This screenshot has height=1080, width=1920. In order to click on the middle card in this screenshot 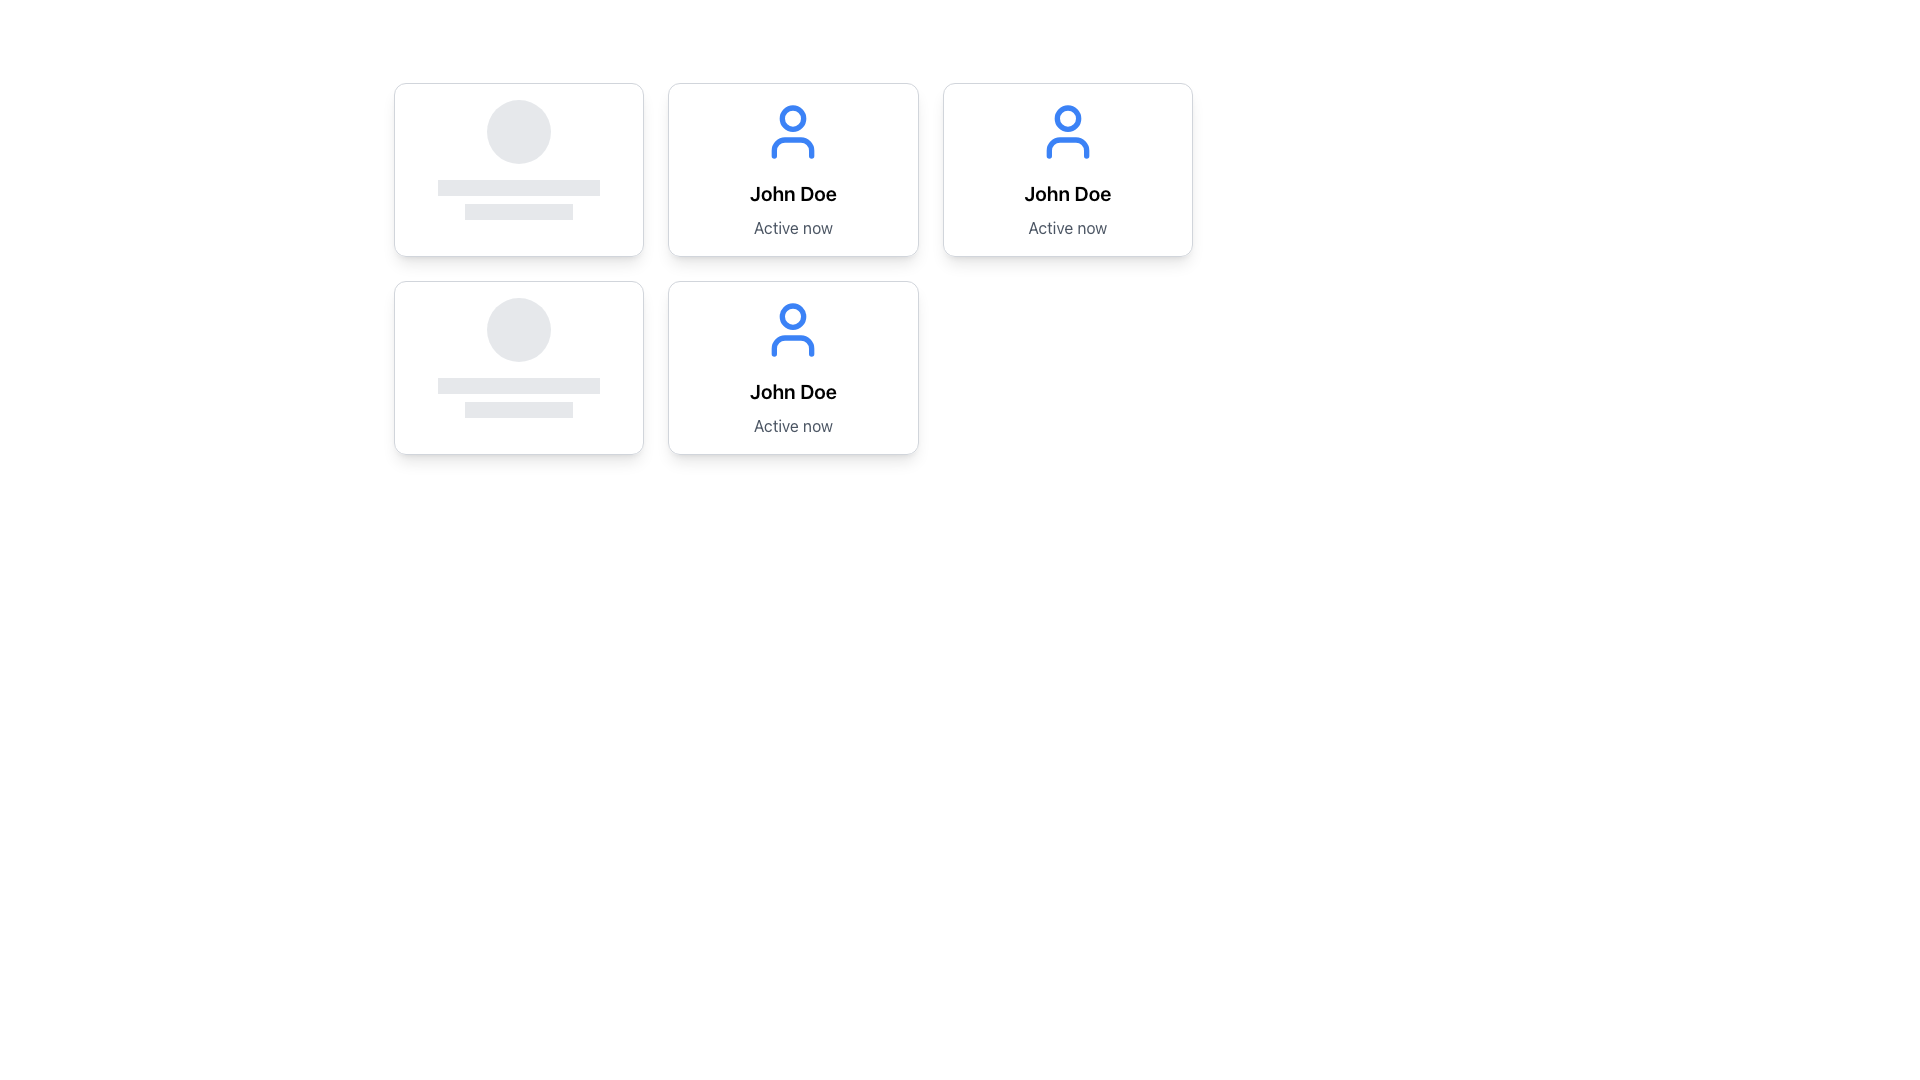, I will do `click(792, 168)`.